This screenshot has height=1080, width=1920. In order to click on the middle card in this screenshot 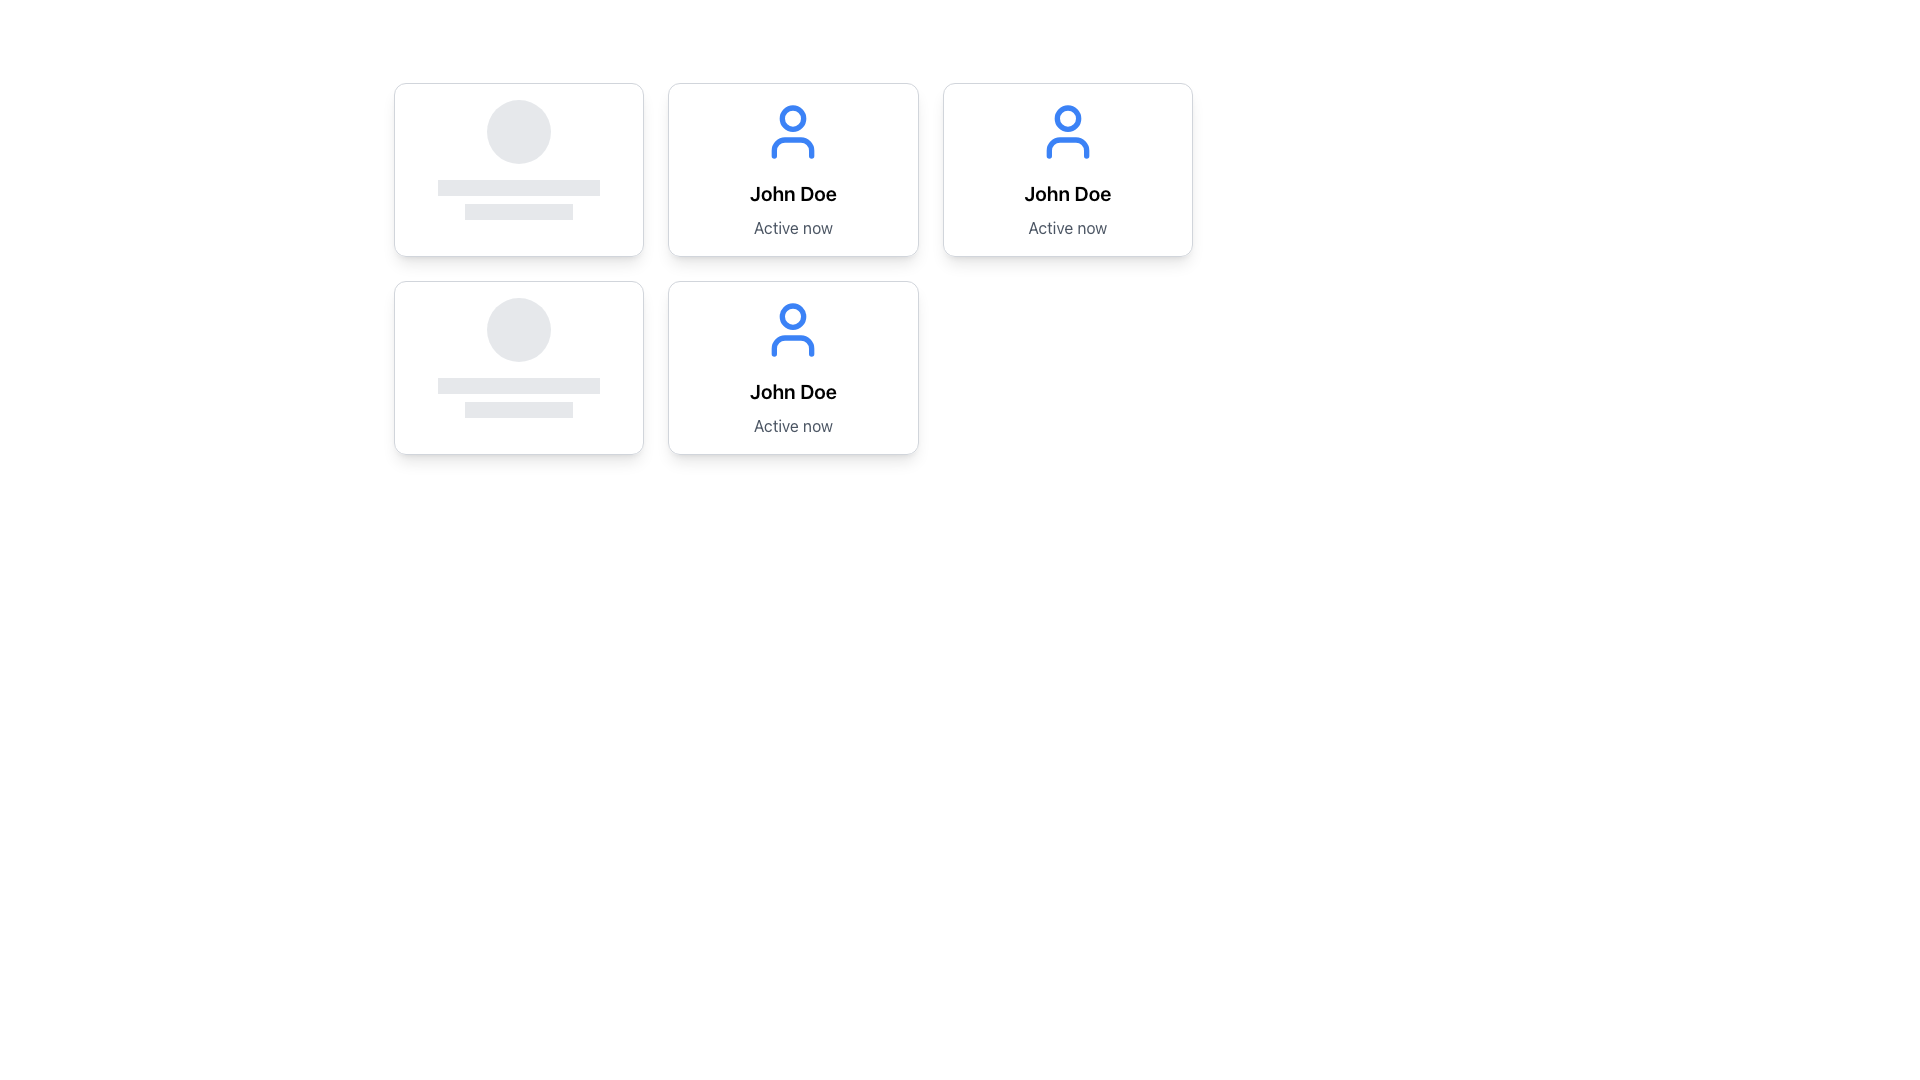, I will do `click(792, 168)`.